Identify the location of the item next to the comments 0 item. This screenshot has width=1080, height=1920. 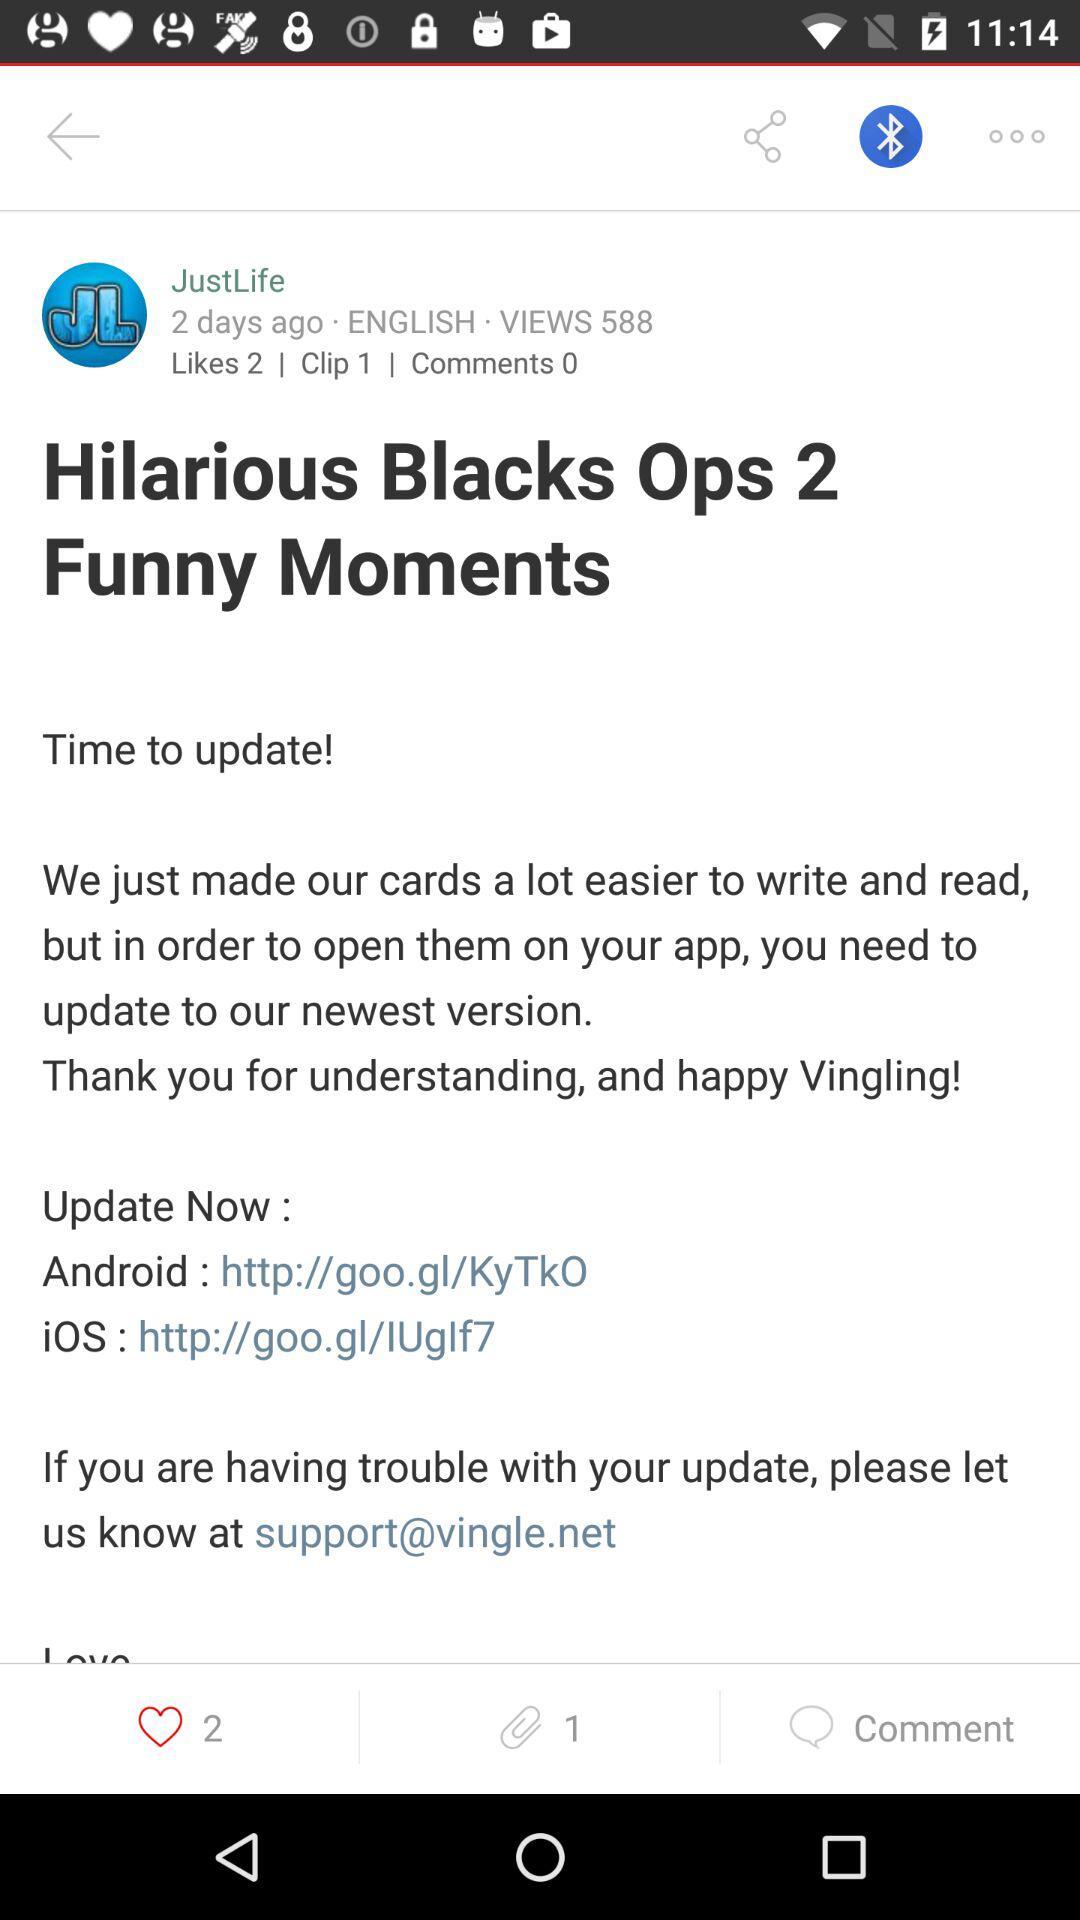
(354, 361).